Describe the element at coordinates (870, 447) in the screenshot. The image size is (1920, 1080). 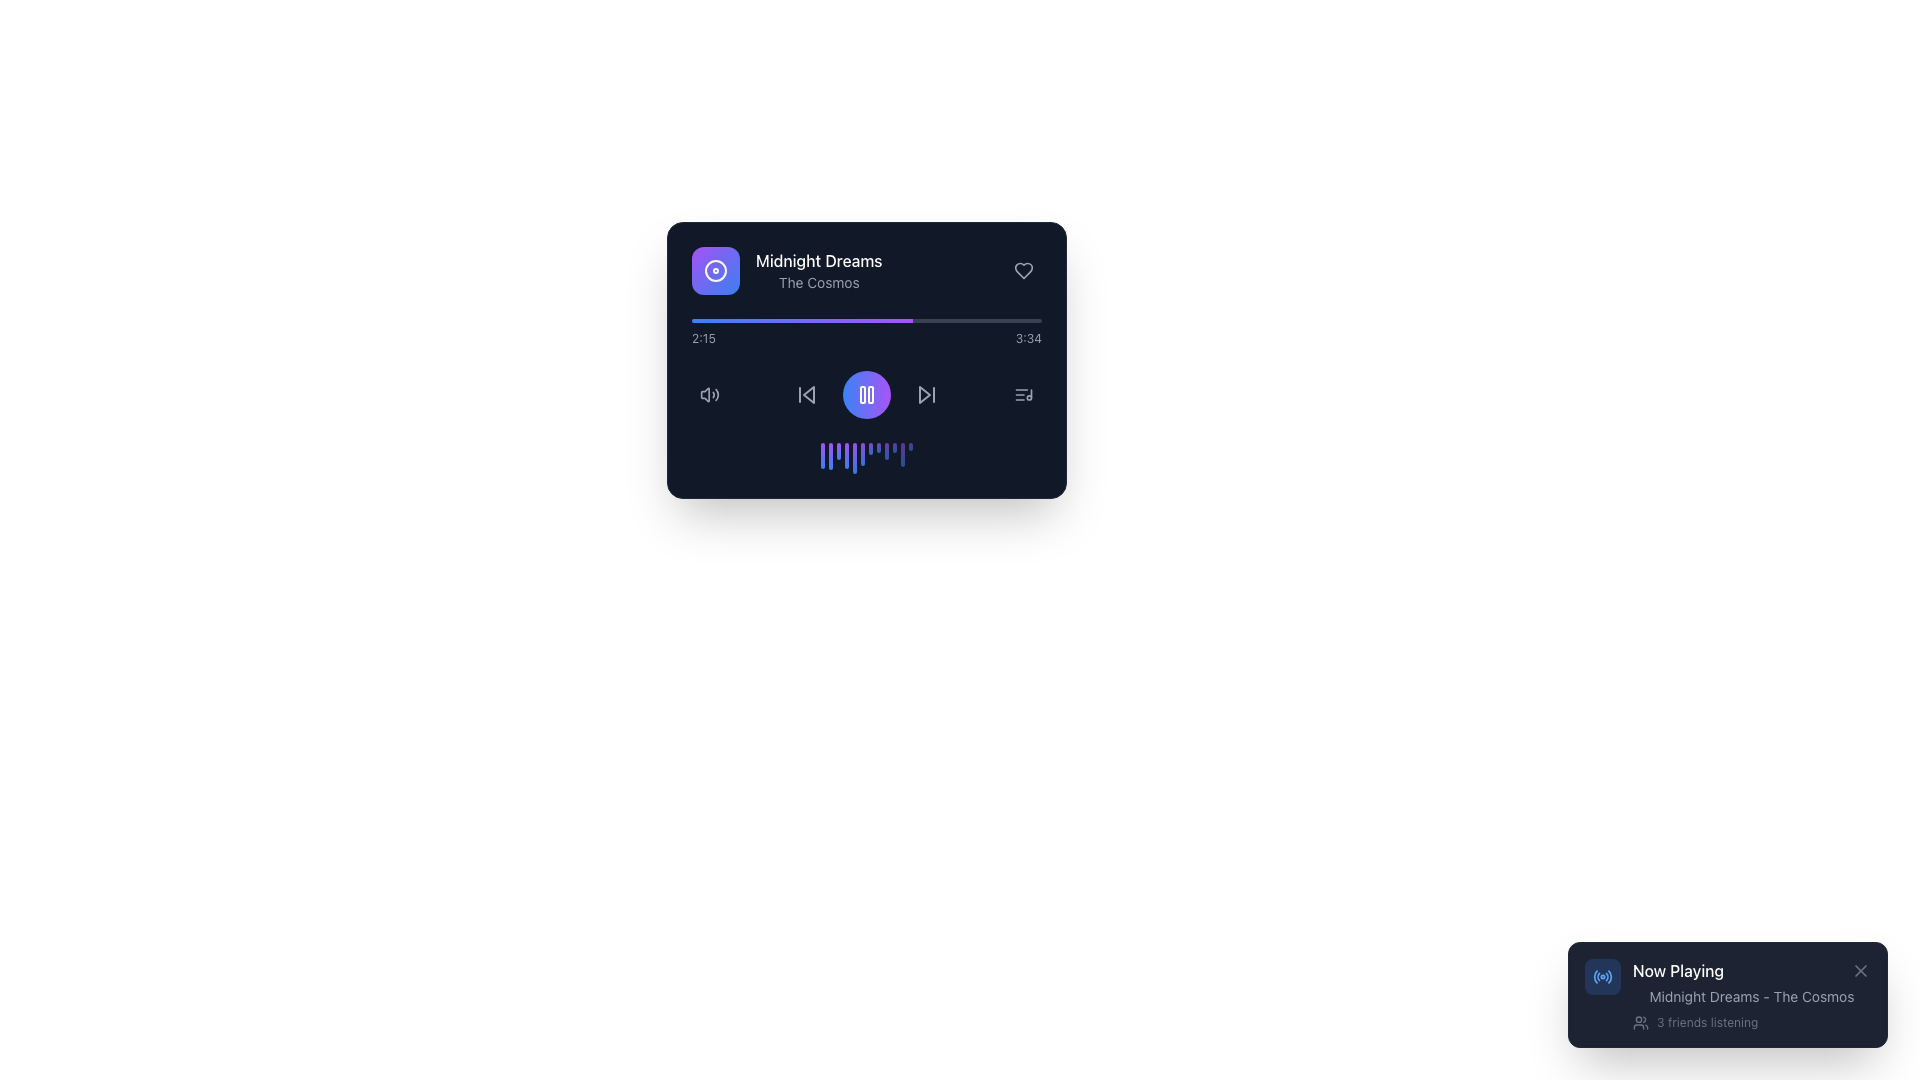
I see `the pulsing animation effect of the thin vertical bar with a gradient color scheme transitioning from blue to purple, which is the seventh bar from the left among twelve similar bars` at that location.